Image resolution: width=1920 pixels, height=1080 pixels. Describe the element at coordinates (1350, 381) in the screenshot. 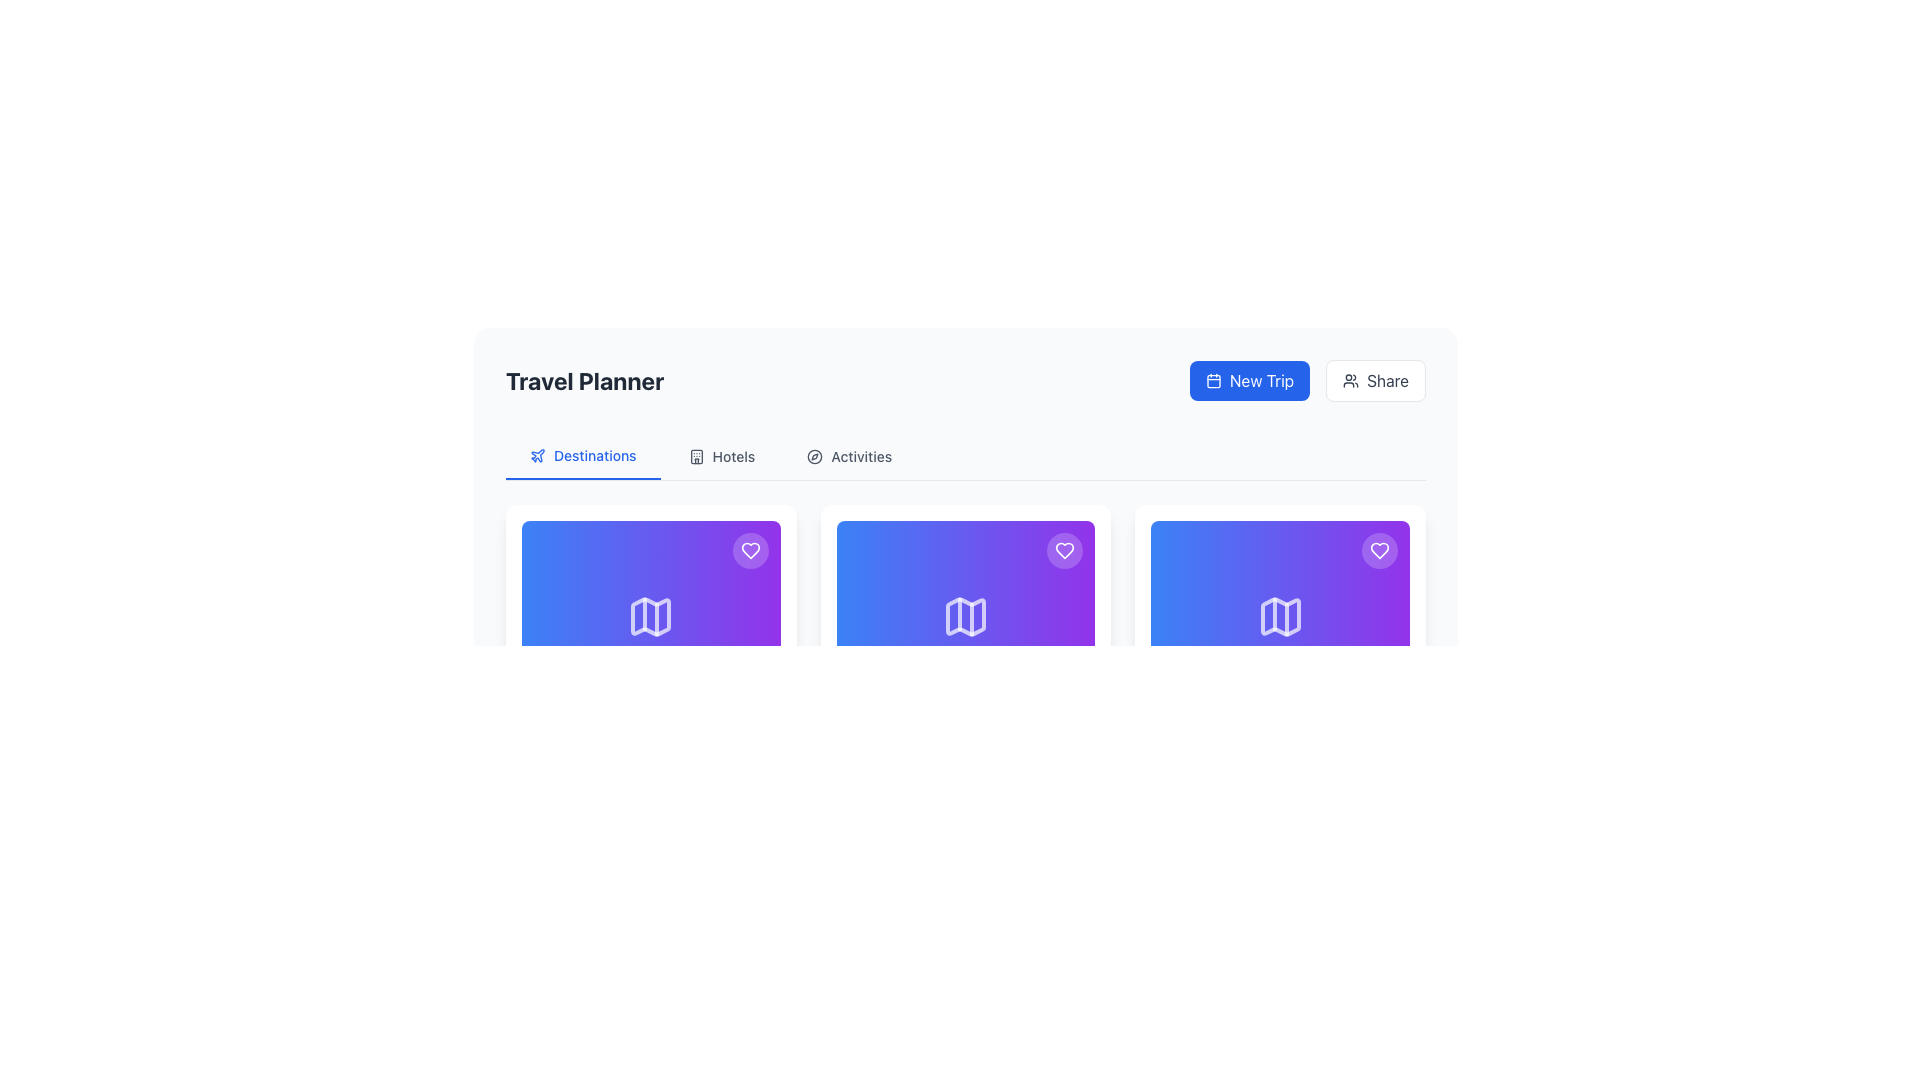

I see `the 'Share' button by clicking on the decorative SVG icon located at the top-right of the interface` at that location.